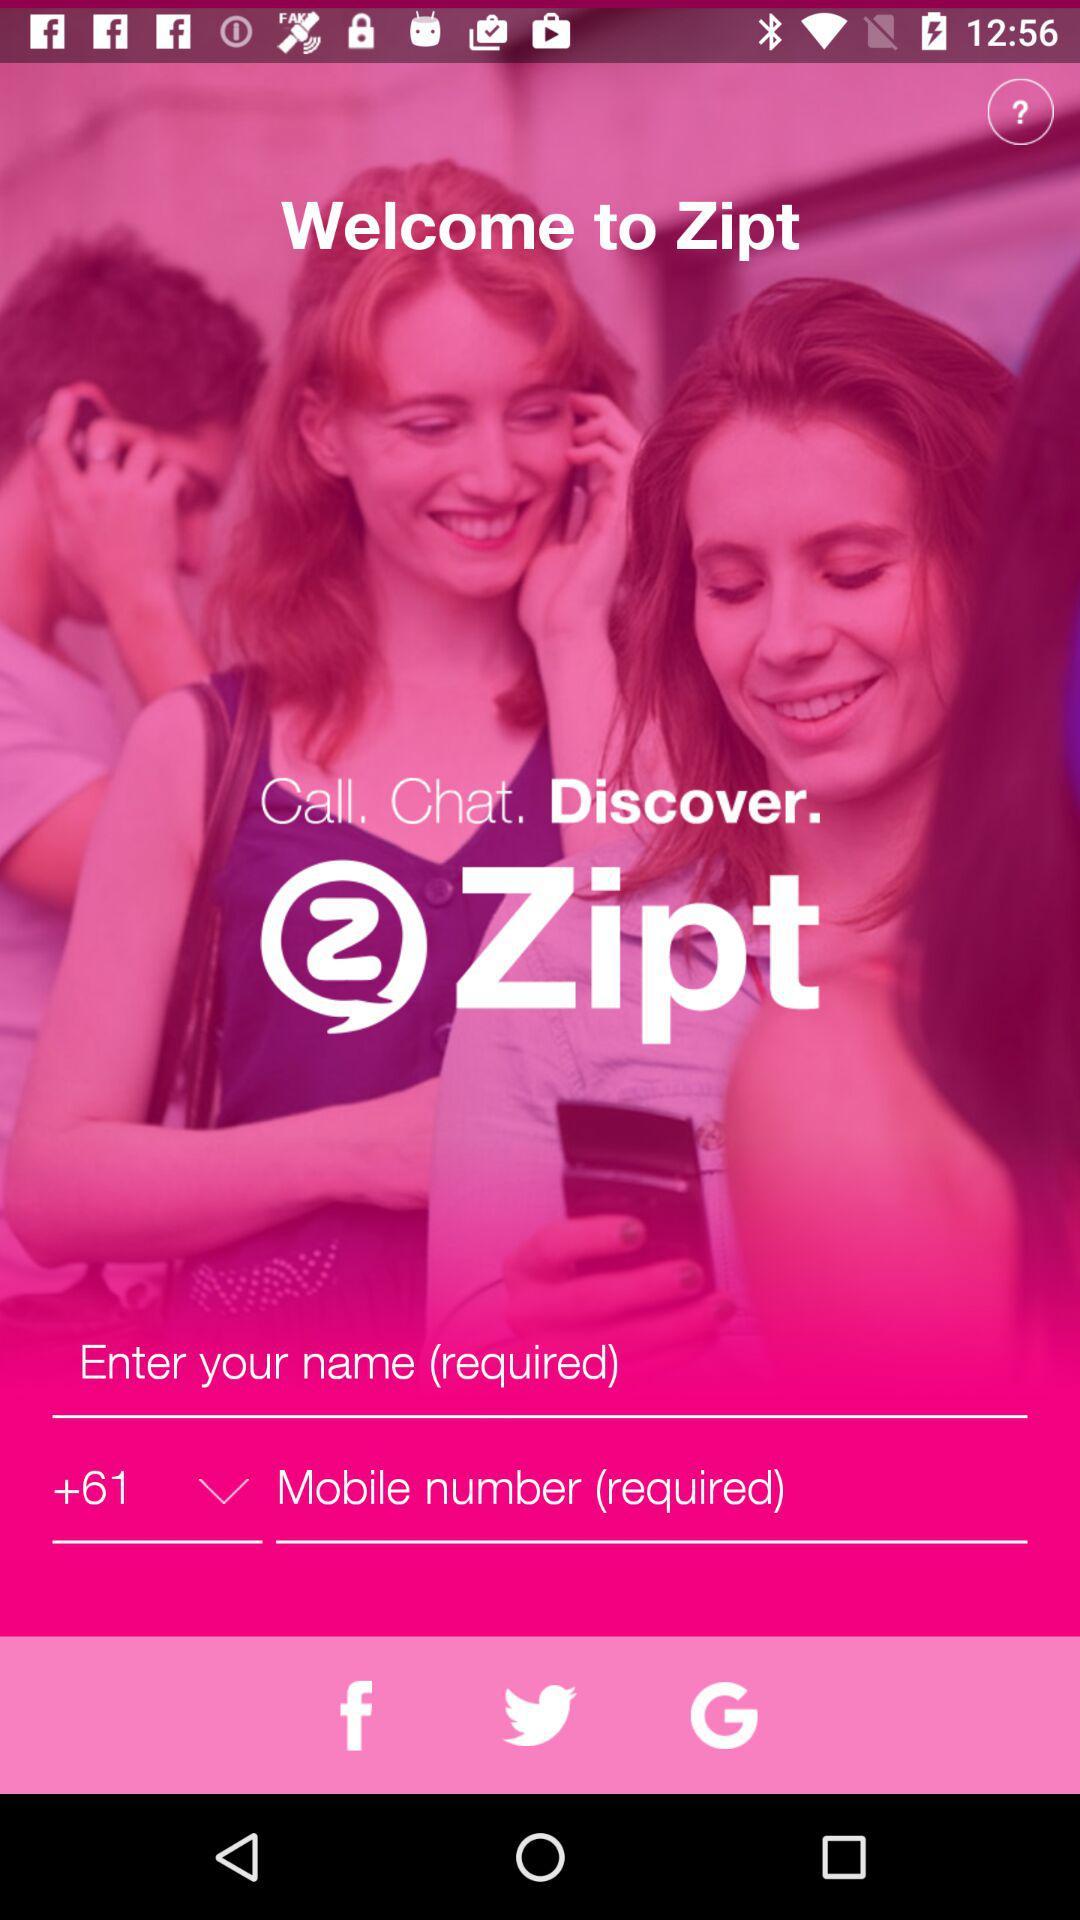 The image size is (1080, 1920). What do you see at coordinates (723, 1714) in the screenshot?
I see `the refresh icon` at bounding box center [723, 1714].